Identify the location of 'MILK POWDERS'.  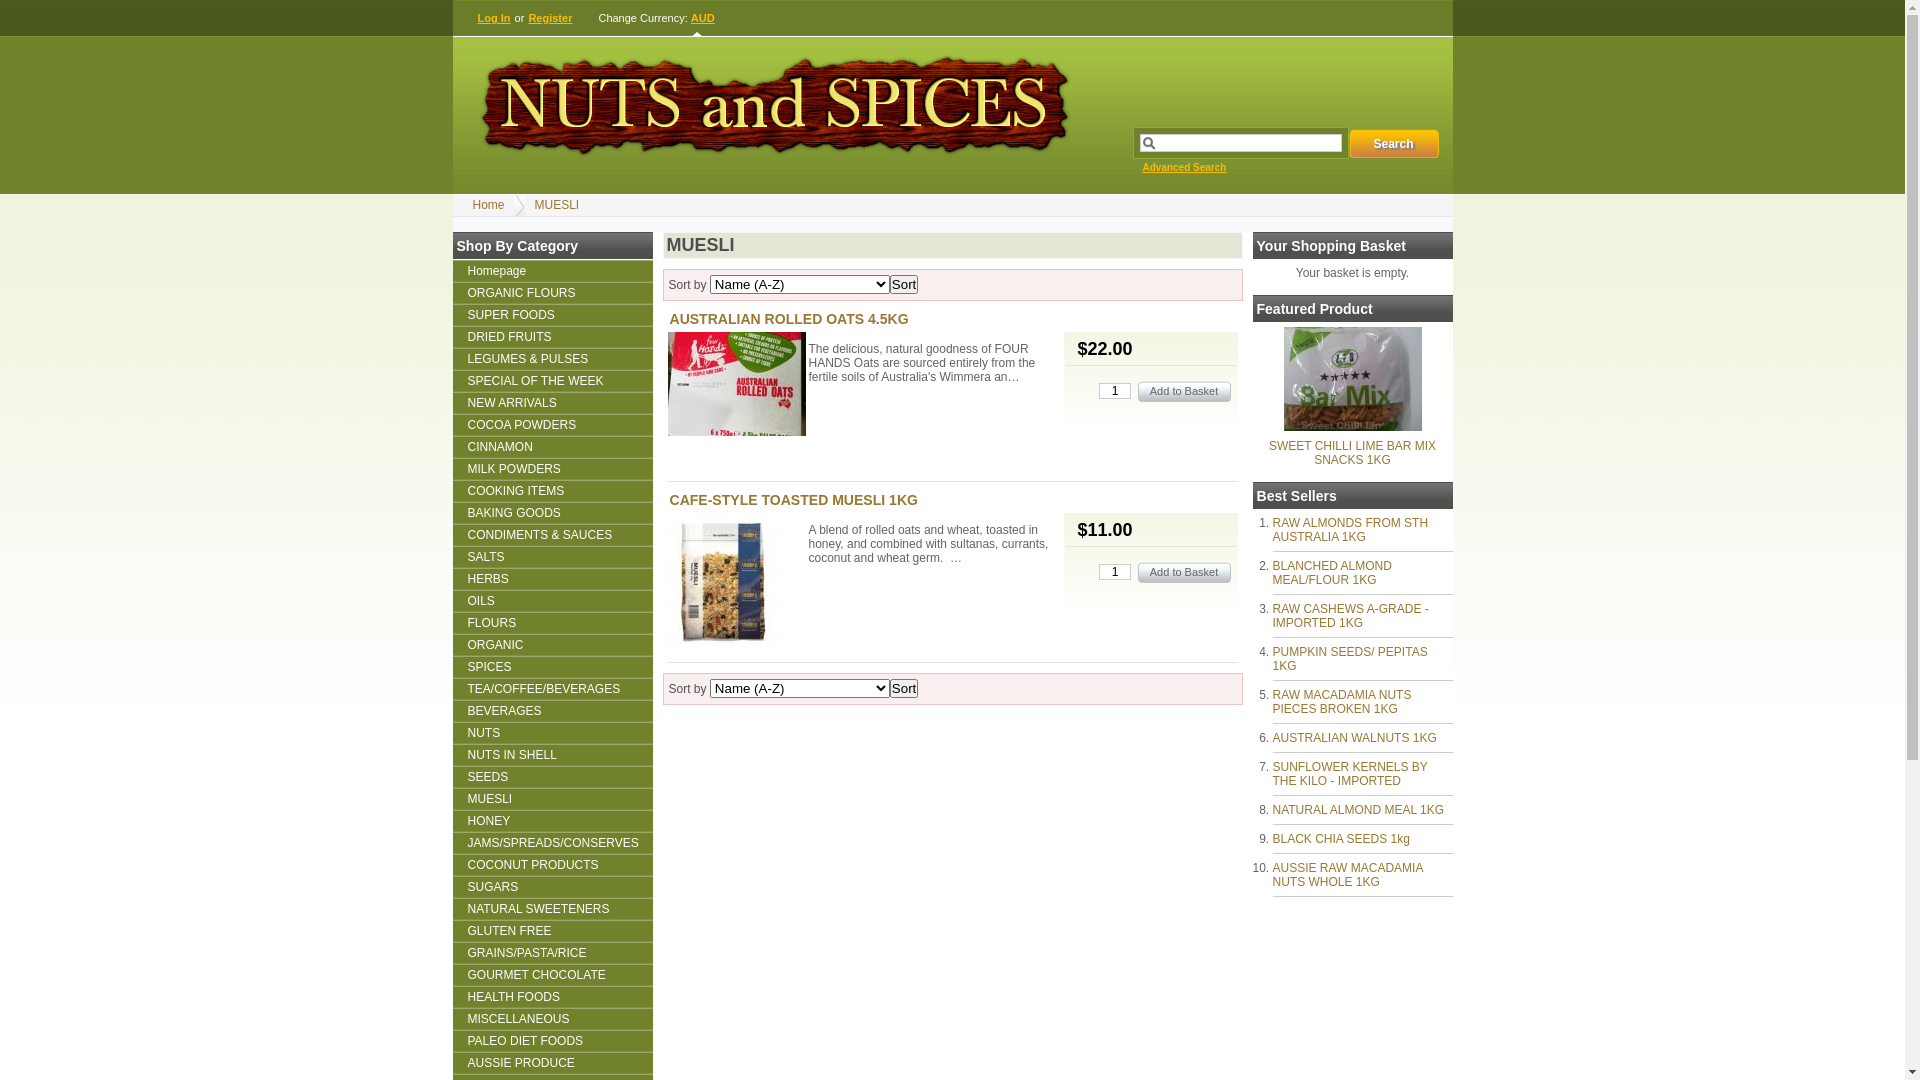
(552, 469).